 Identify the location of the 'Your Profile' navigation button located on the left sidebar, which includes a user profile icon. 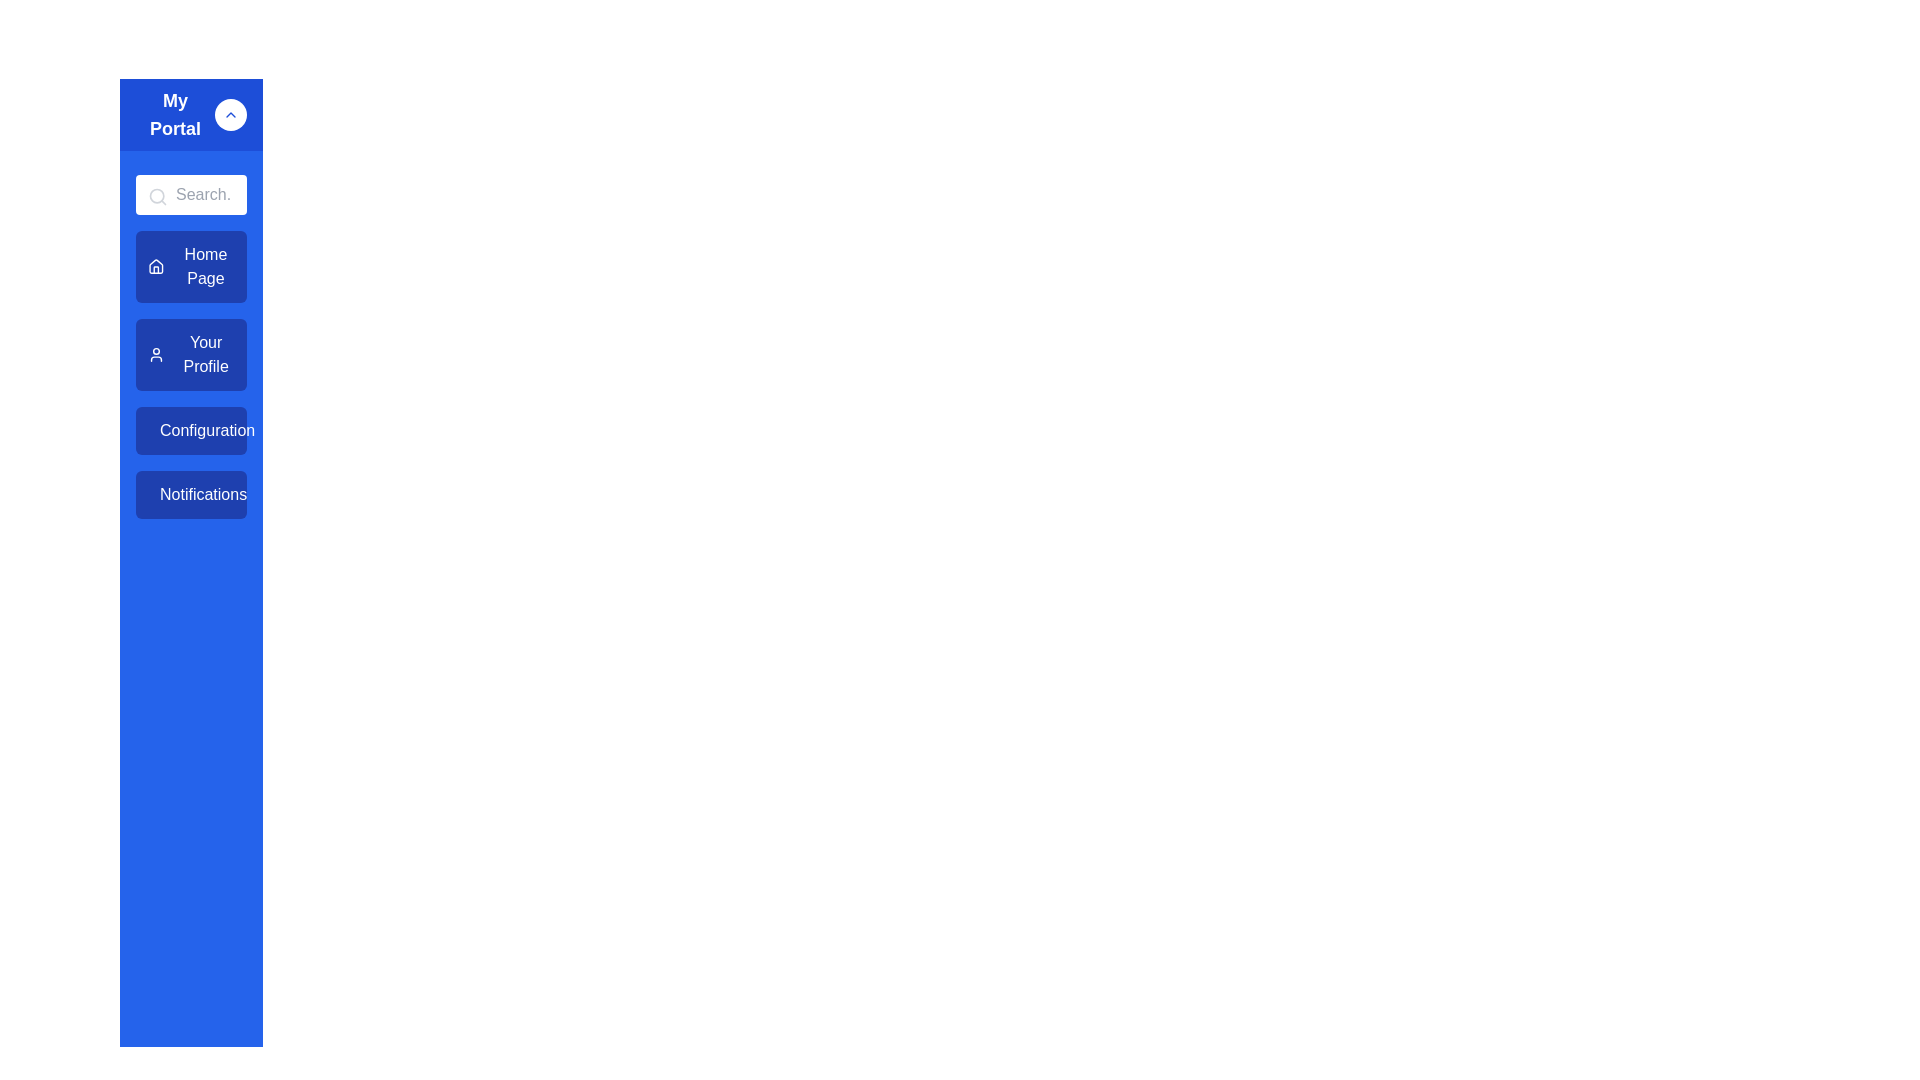
(155, 353).